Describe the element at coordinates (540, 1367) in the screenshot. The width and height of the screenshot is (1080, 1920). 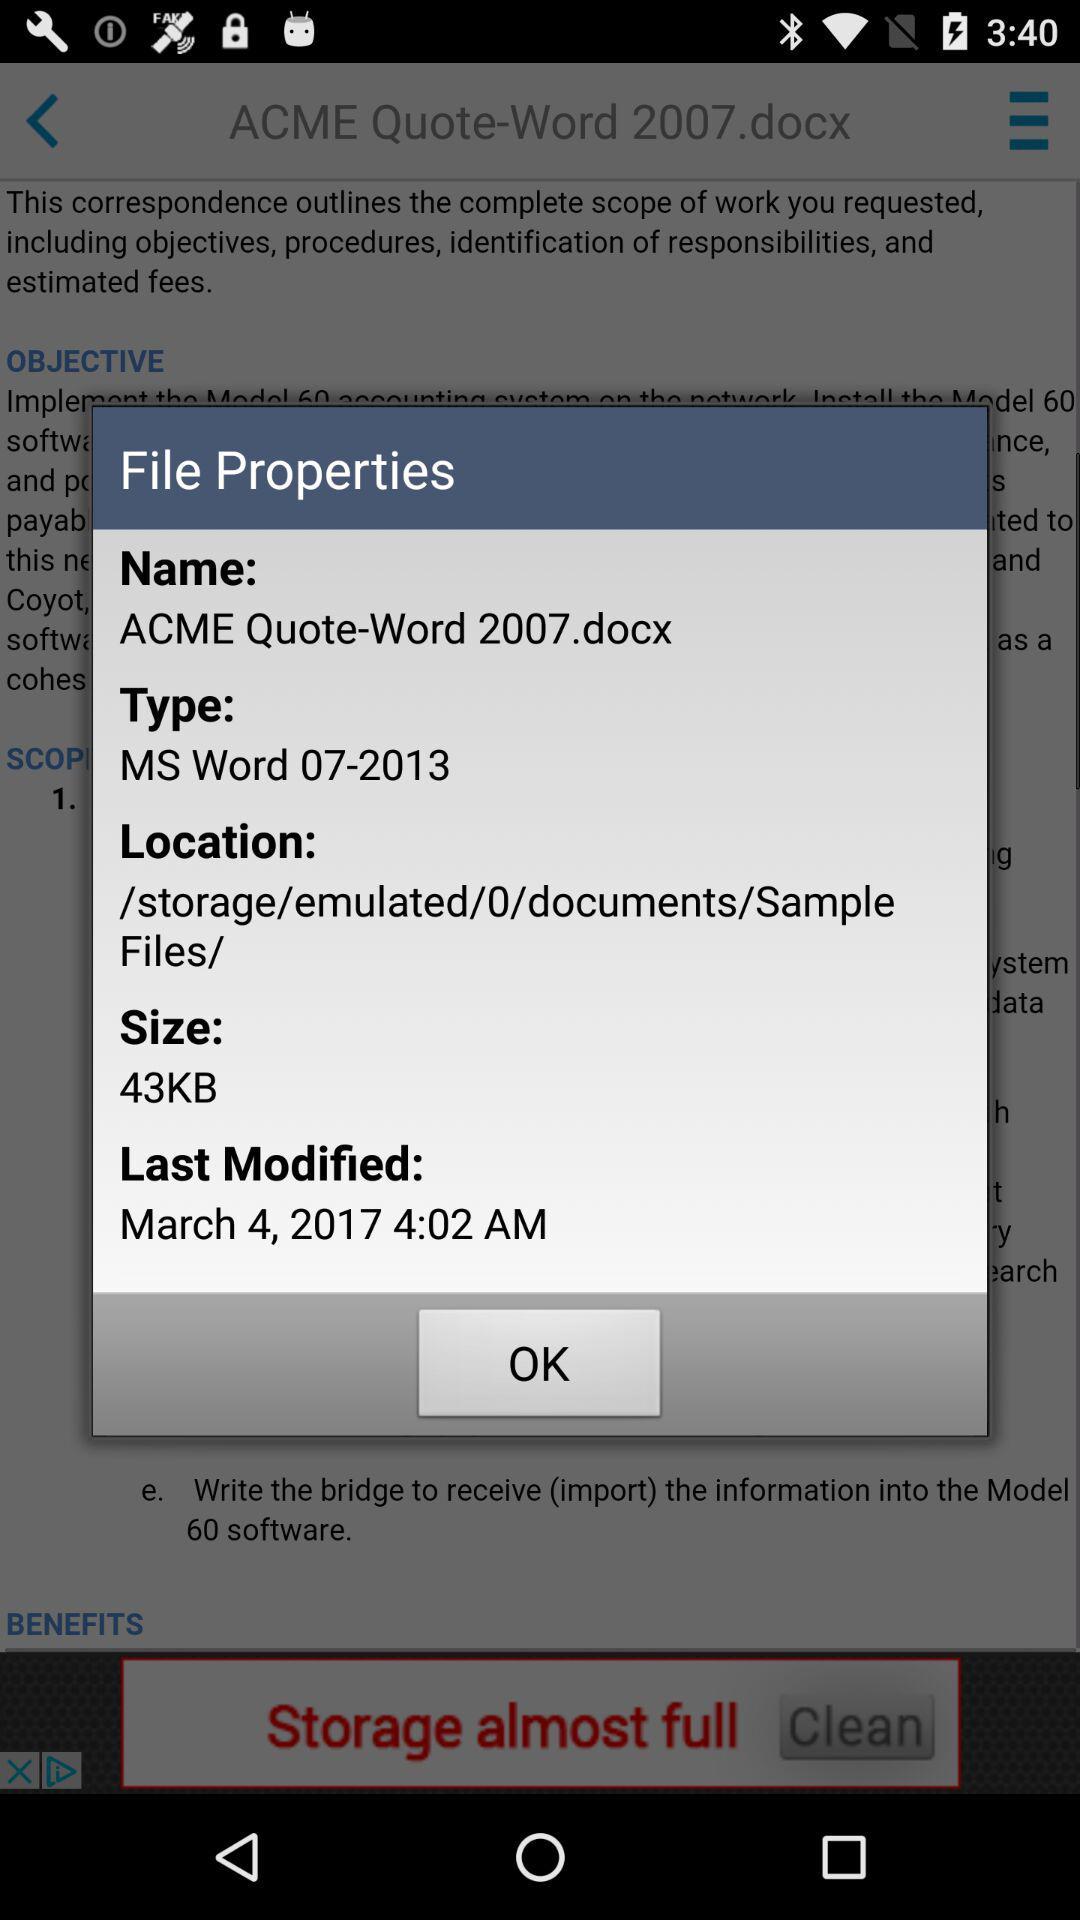
I see `the item at the bottom` at that location.